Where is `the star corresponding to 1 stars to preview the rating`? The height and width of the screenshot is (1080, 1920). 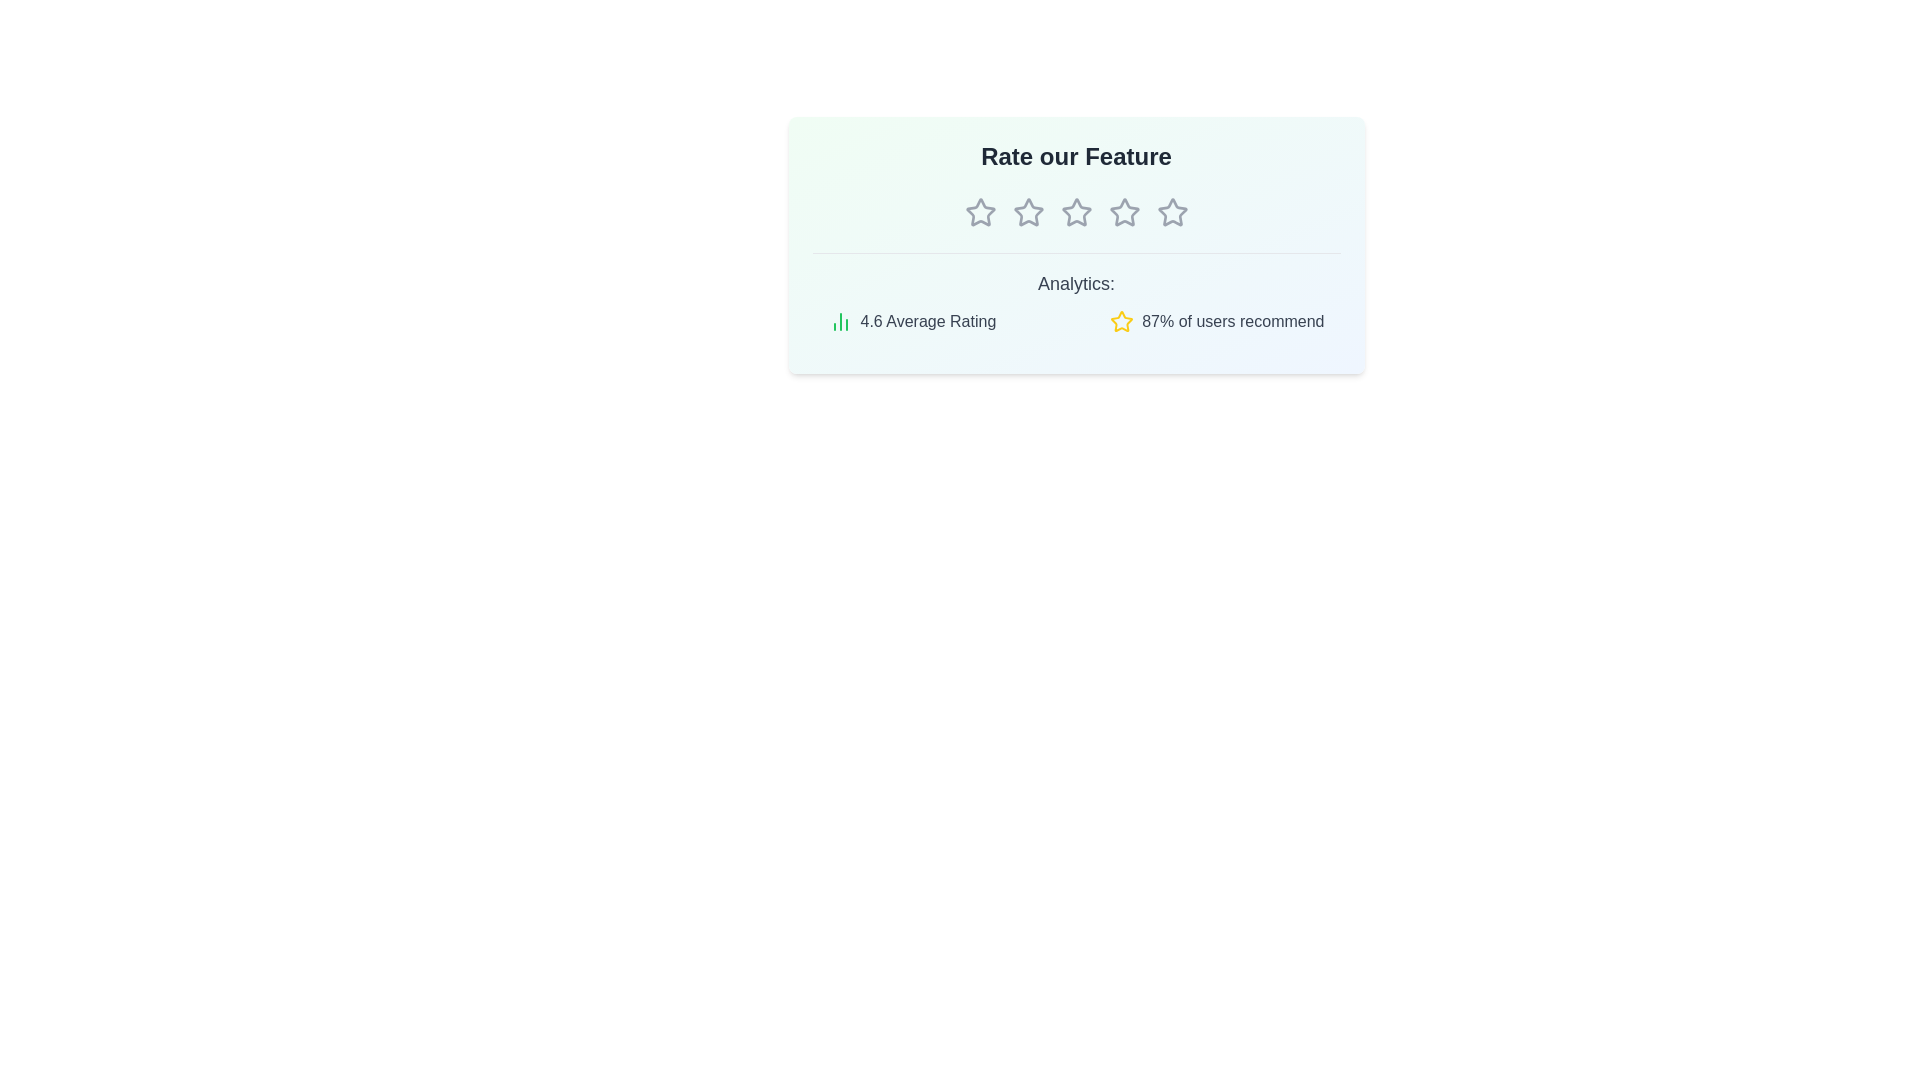
the star corresponding to 1 stars to preview the rating is located at coordinates (980, 212).